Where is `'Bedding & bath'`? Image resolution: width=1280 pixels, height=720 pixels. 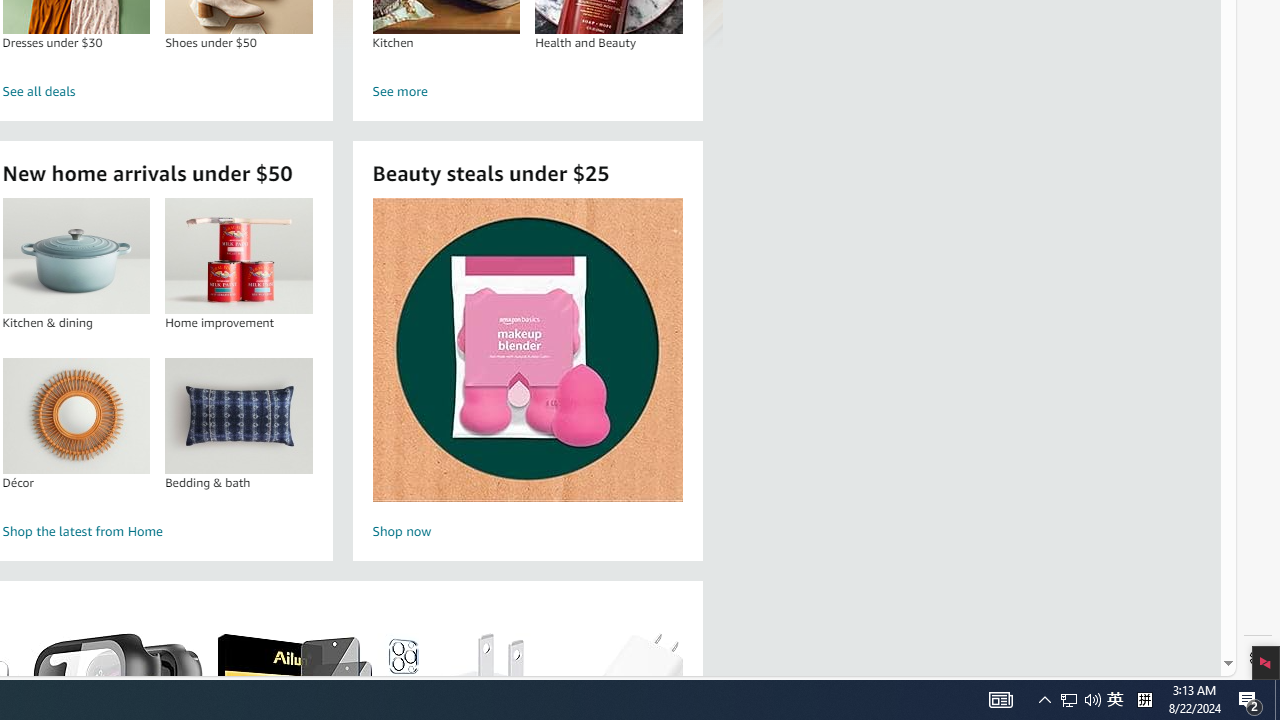 'Bedding & bath' is located at coordinates (238, 414).